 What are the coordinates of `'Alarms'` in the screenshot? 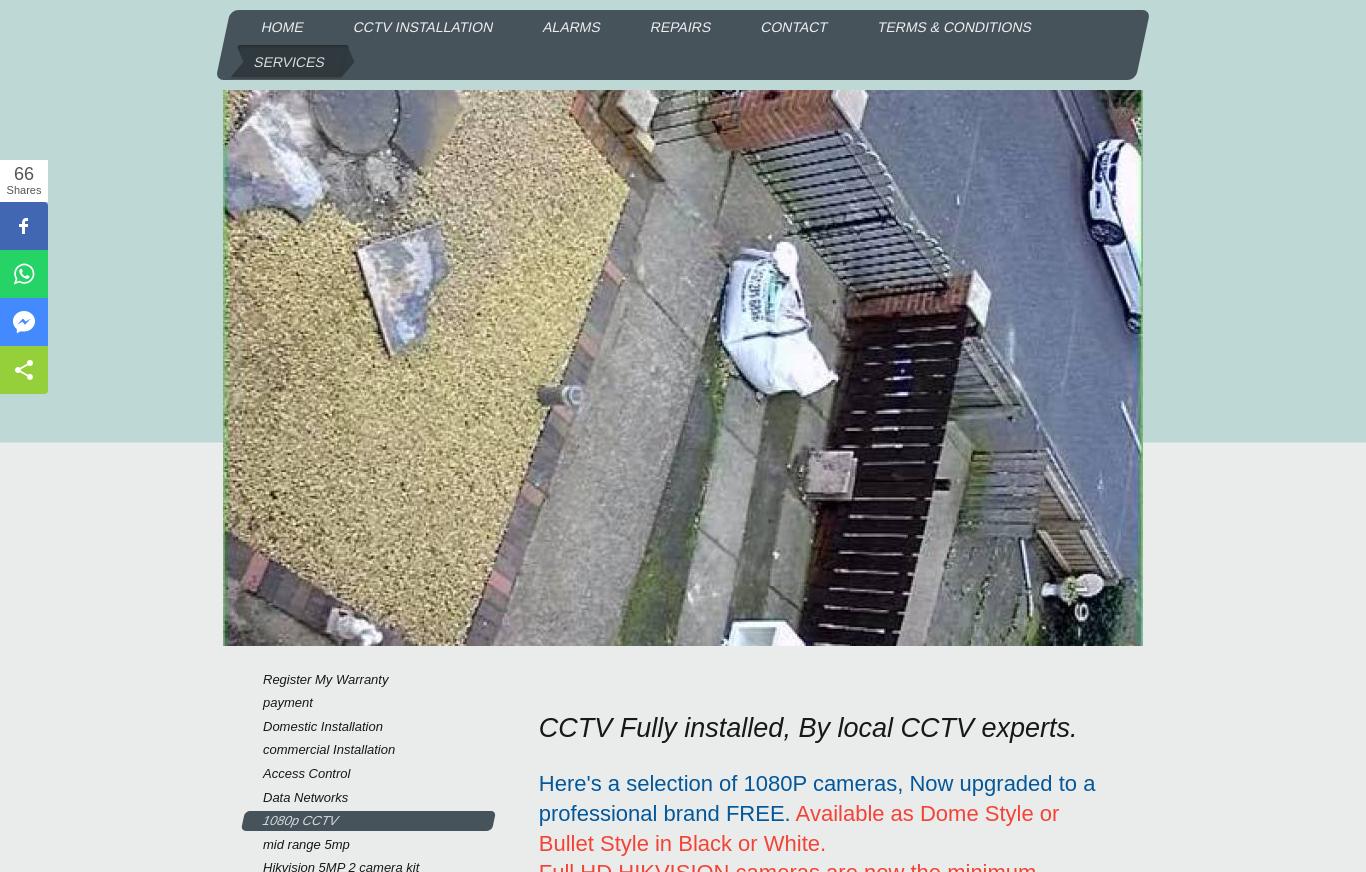 It's located at (570, 26).